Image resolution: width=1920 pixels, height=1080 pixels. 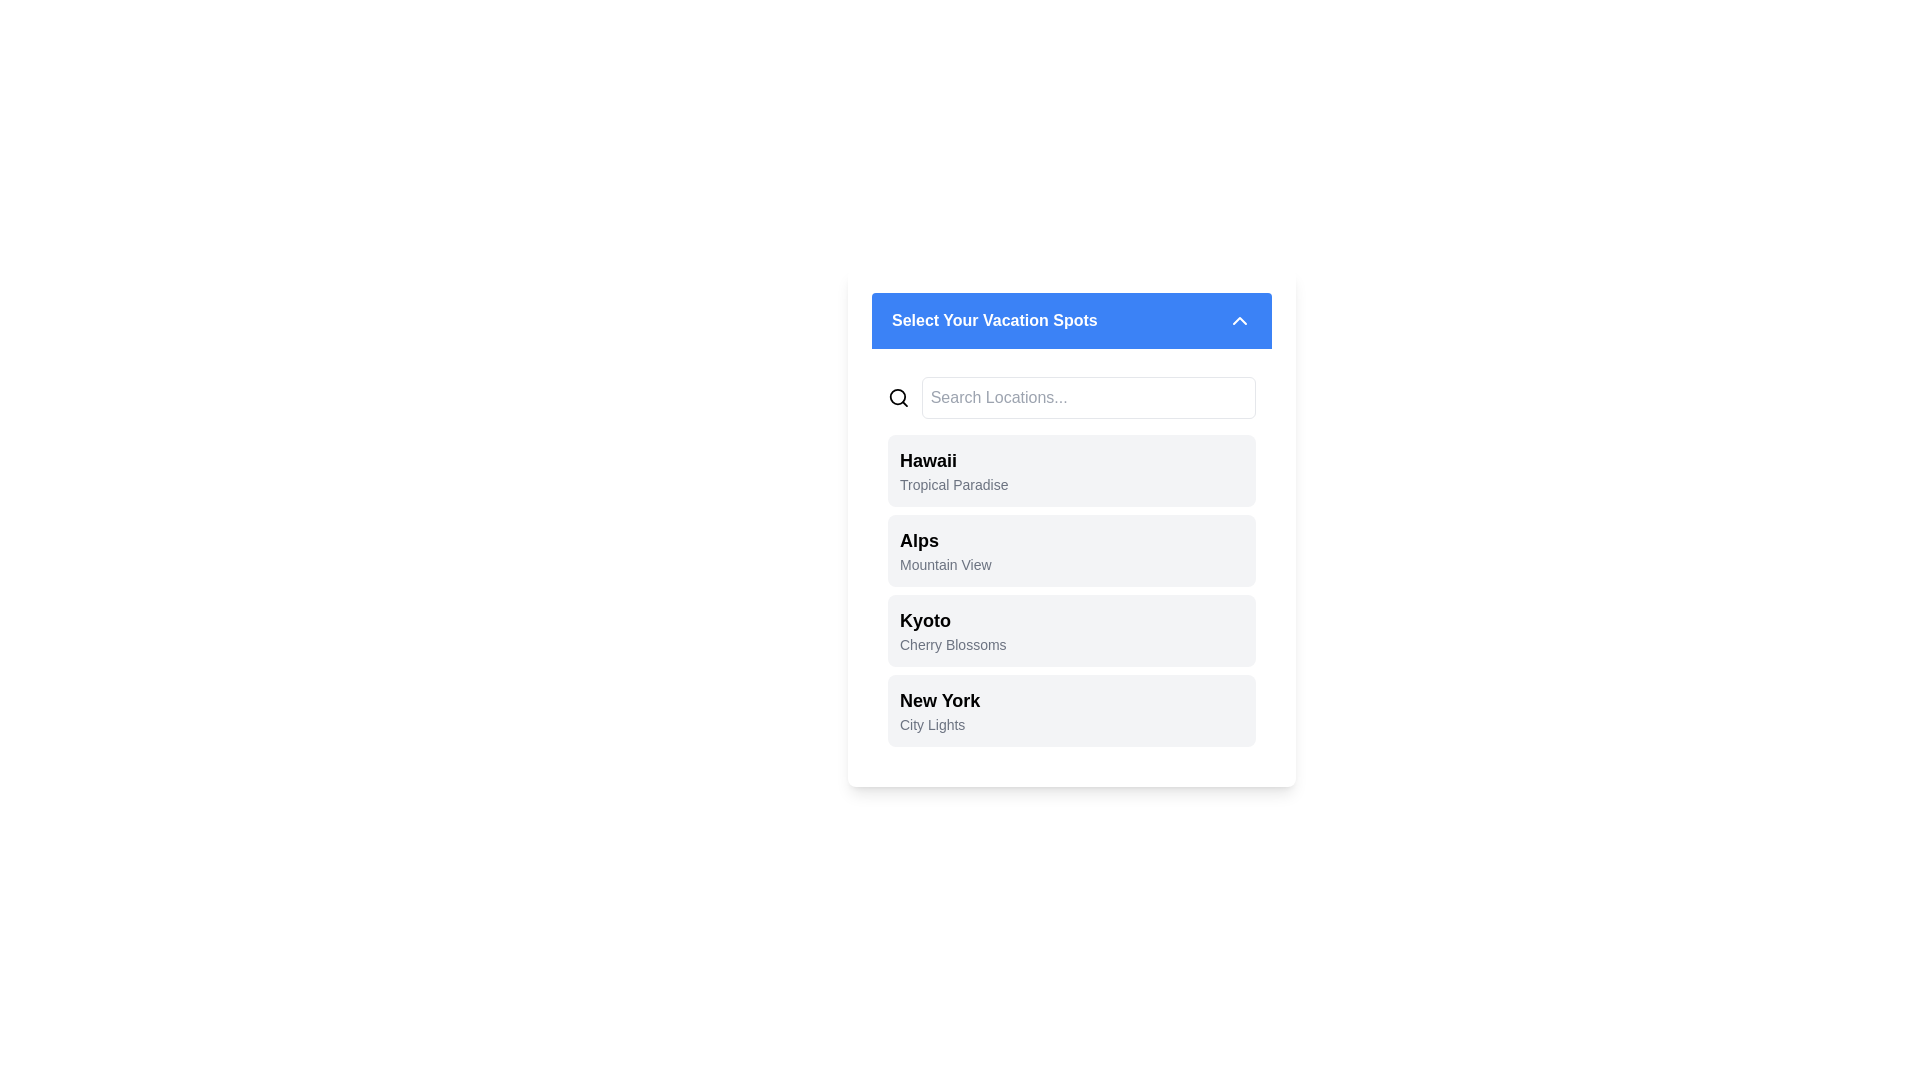 What do you see at coordinates (939, 725) in the screenshot?
I see `the text element displaying 'City Lights' located underneath the 'New York' title in a smaller, lighter font` at bounding box center [939, 725].